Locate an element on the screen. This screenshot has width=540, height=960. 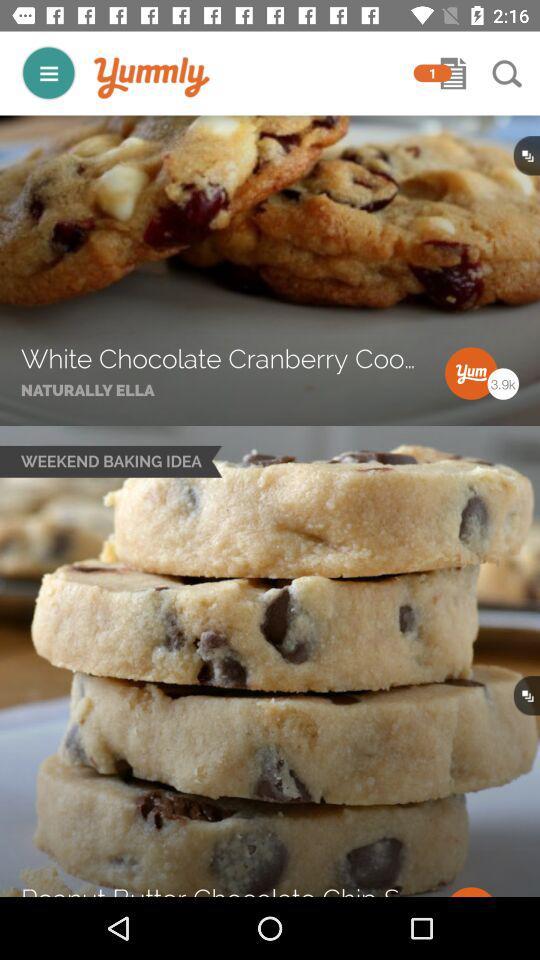
option is located at coordinates (453, 73).